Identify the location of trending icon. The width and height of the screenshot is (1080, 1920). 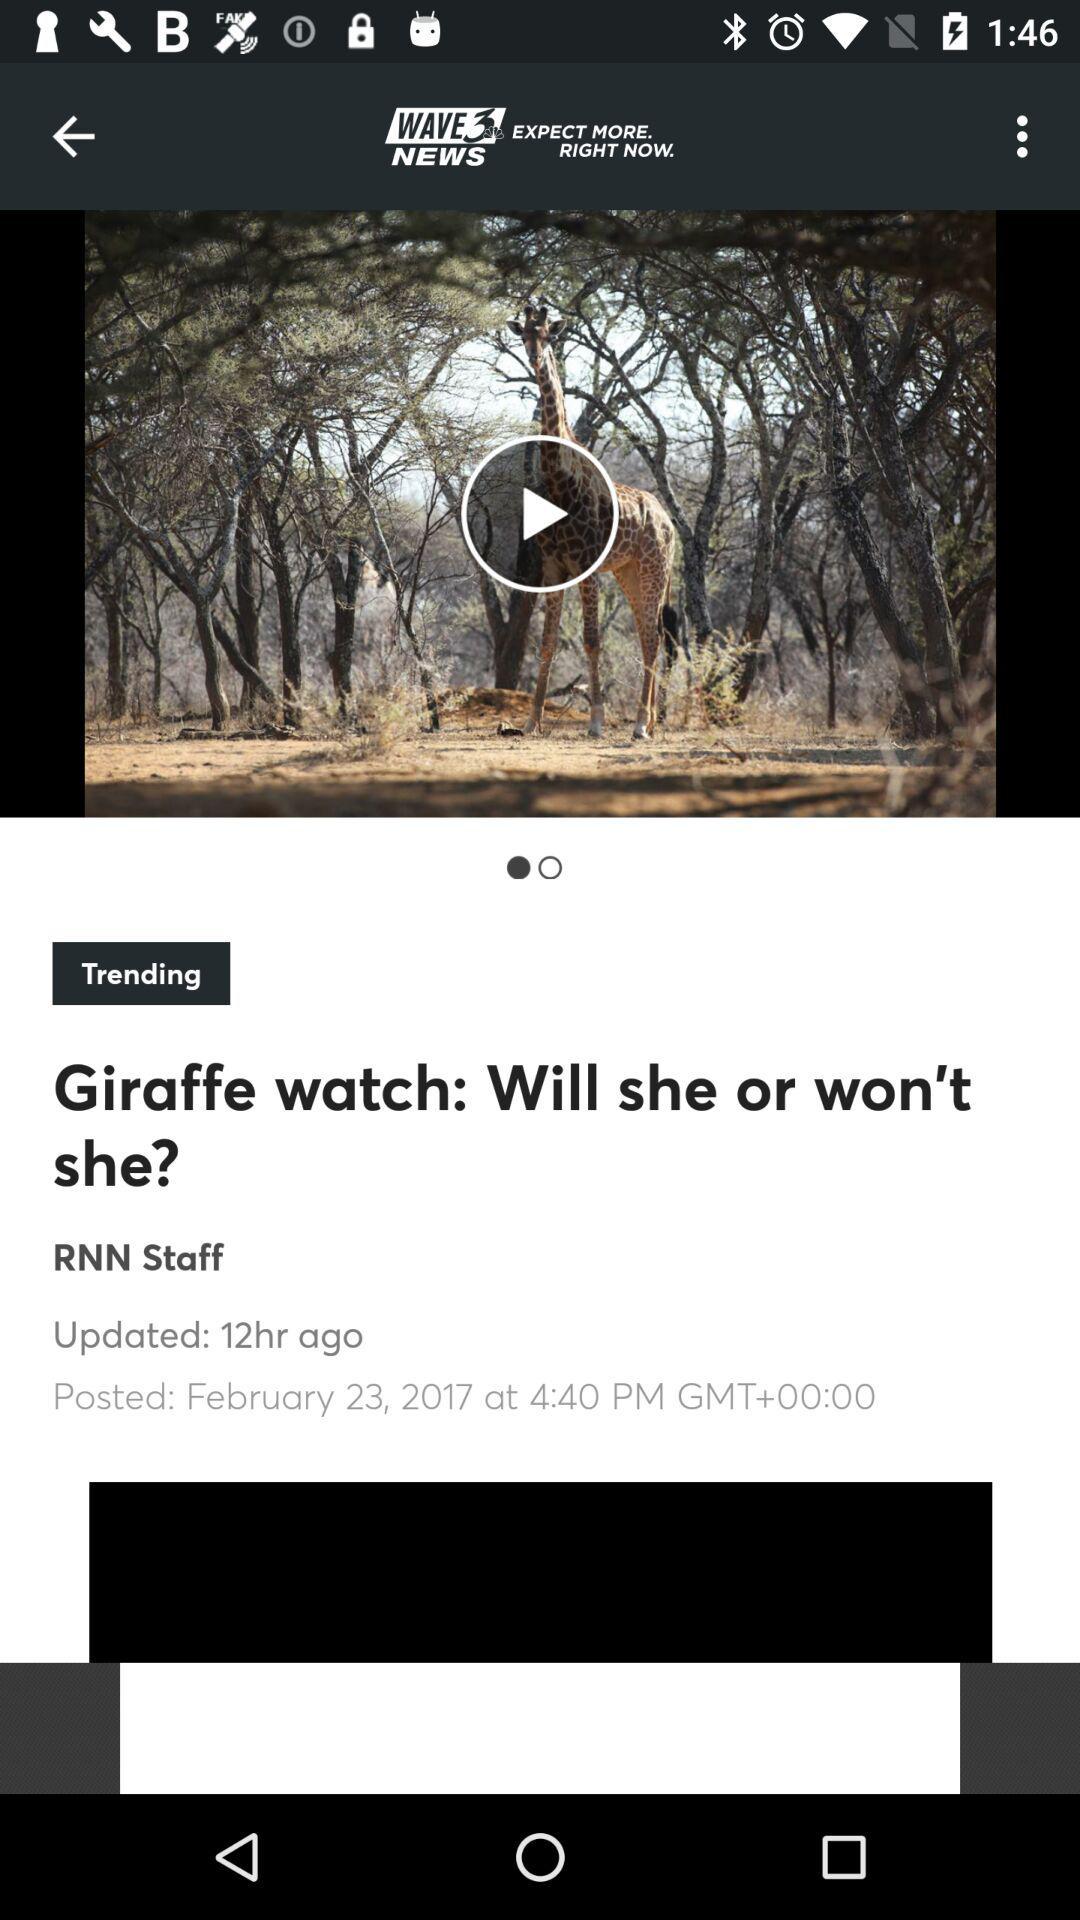
(140, 973).